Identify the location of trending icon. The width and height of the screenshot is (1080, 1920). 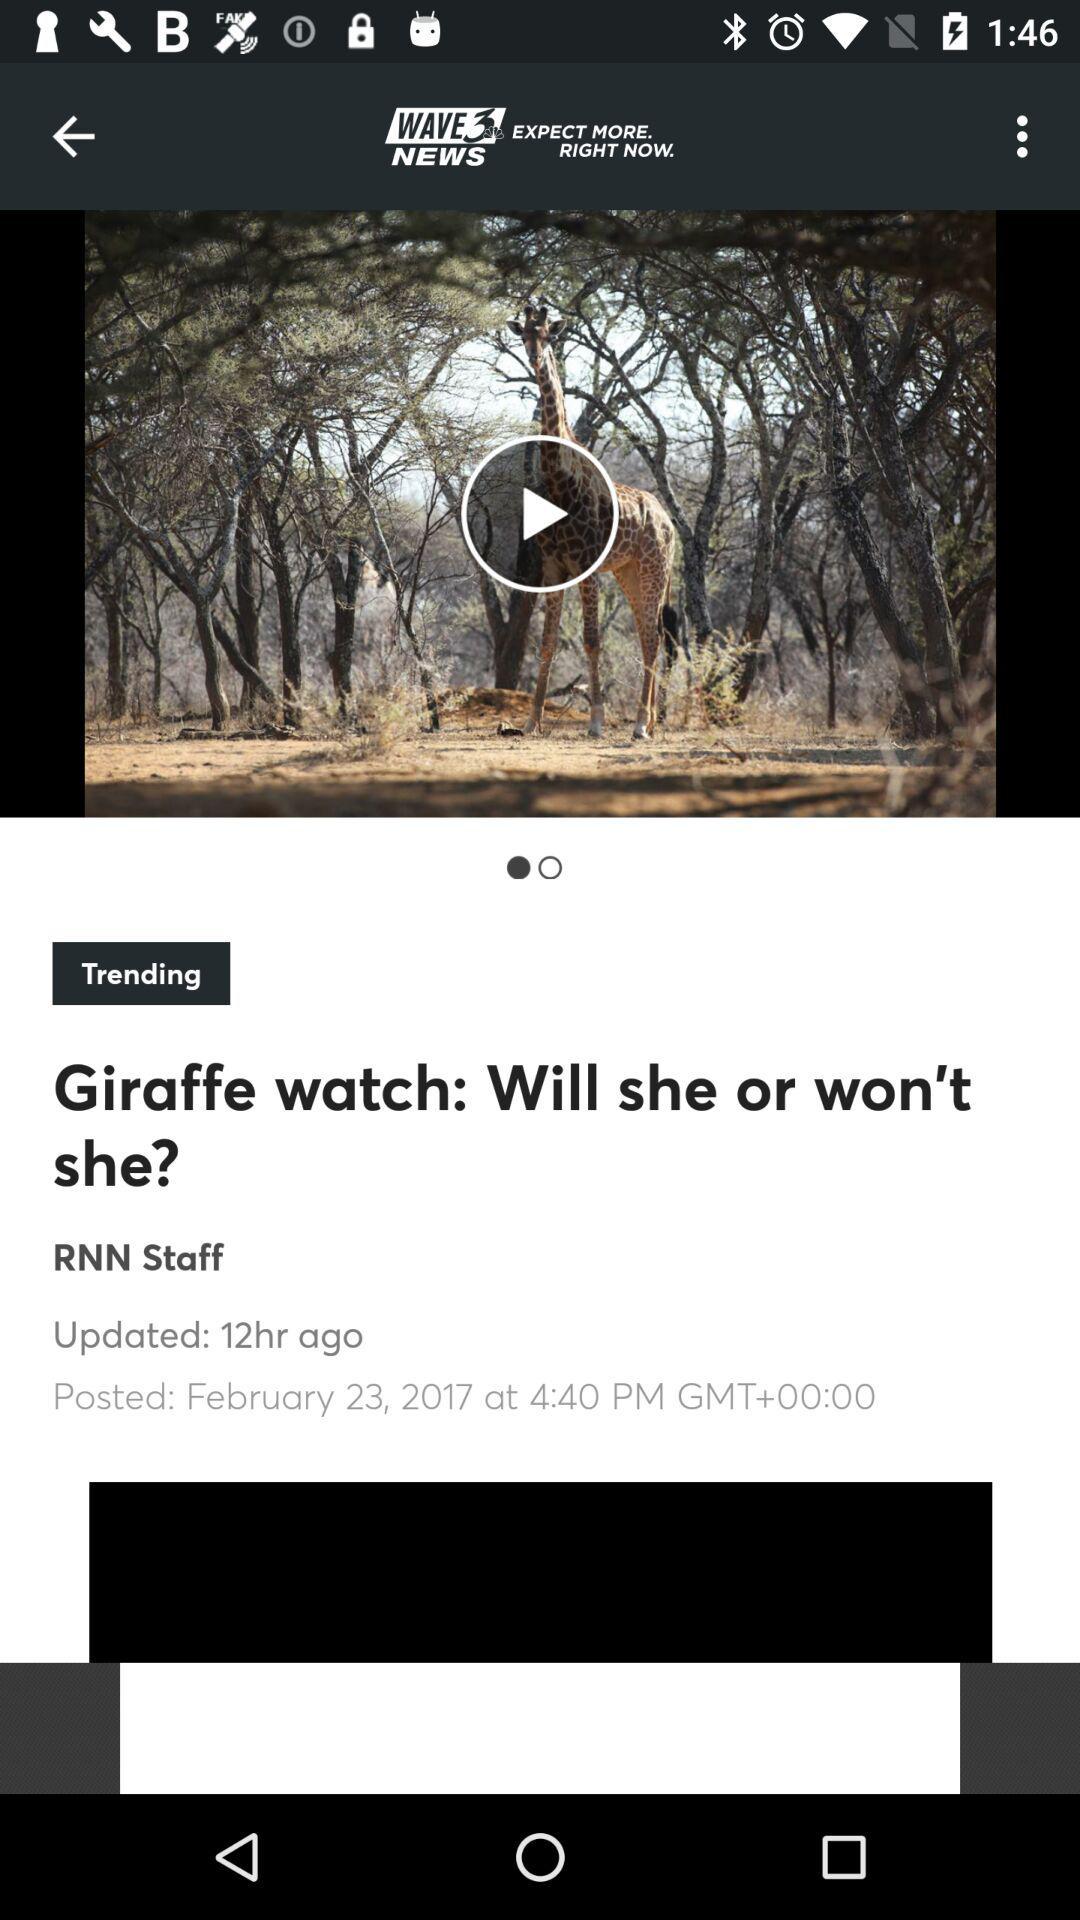
(140, 973).